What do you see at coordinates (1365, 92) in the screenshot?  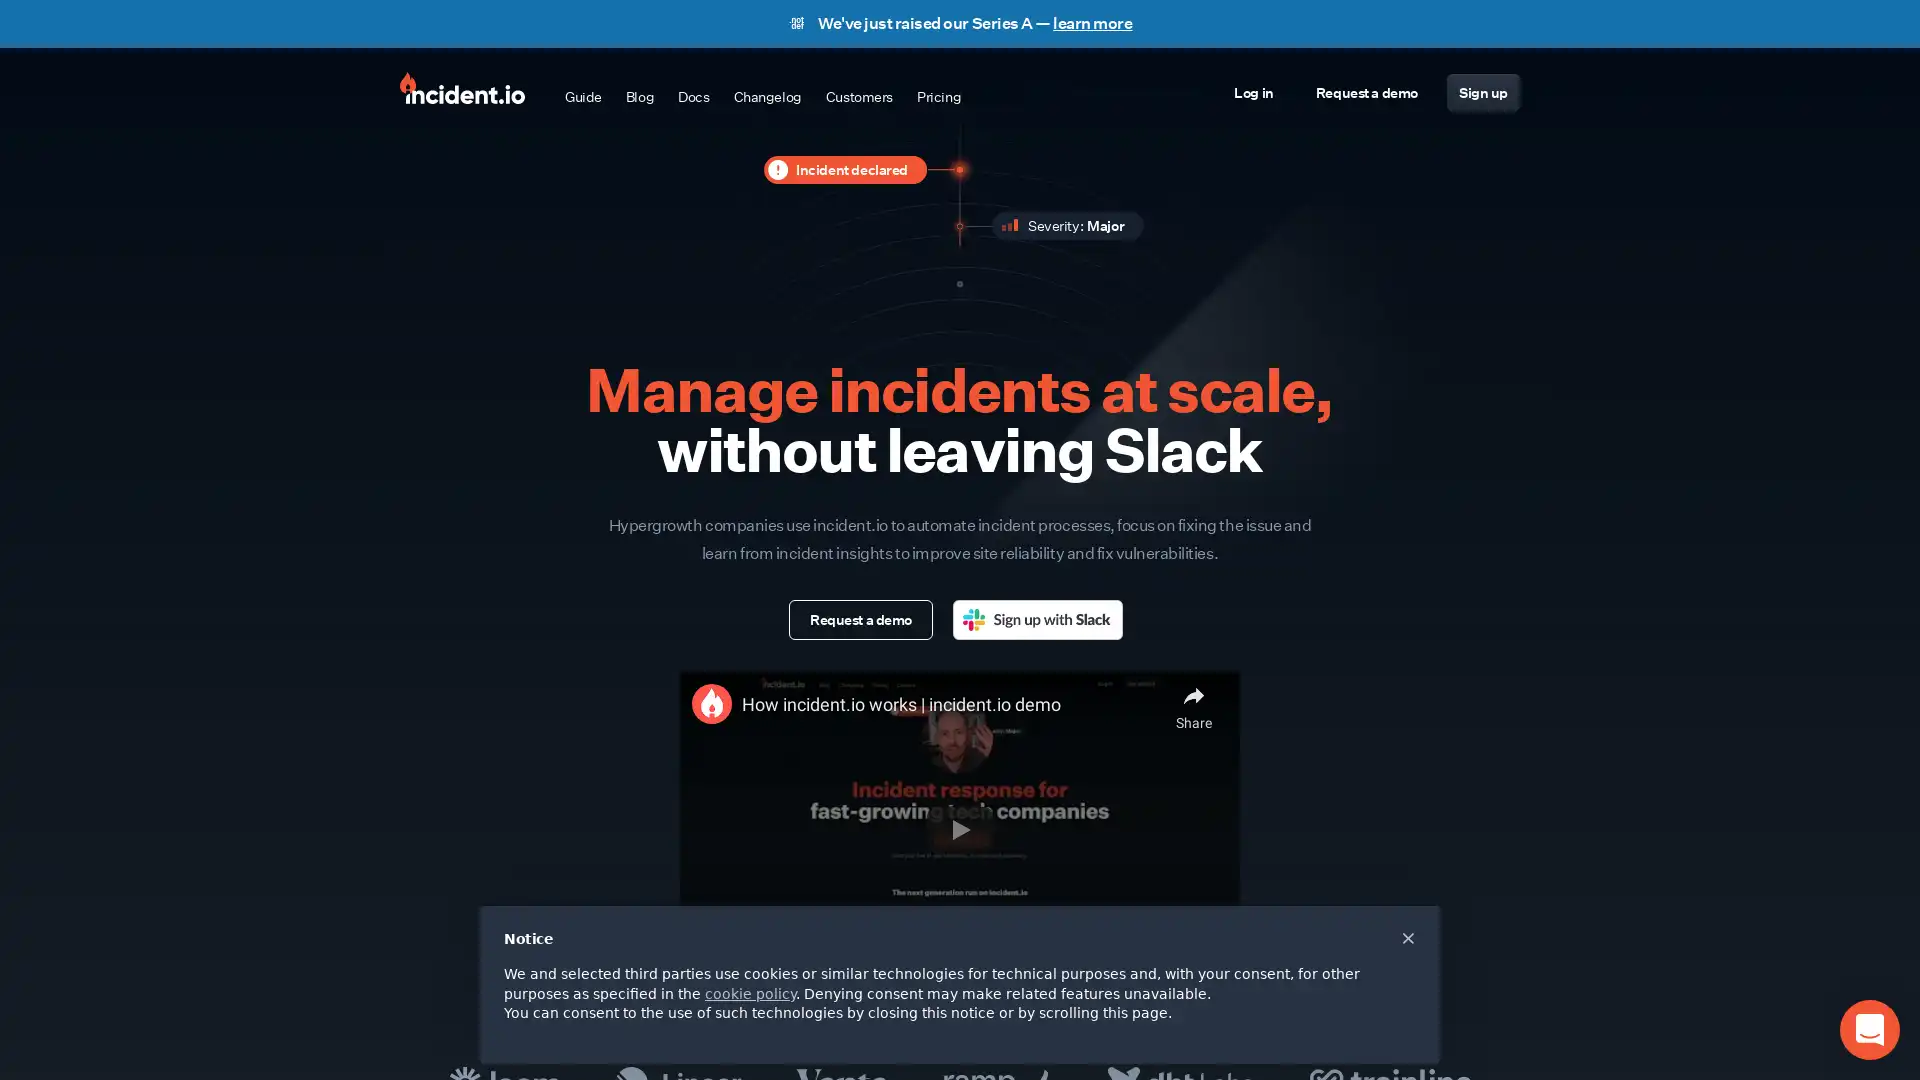 I see `Request a demo` at bounding box center [1365, 92].